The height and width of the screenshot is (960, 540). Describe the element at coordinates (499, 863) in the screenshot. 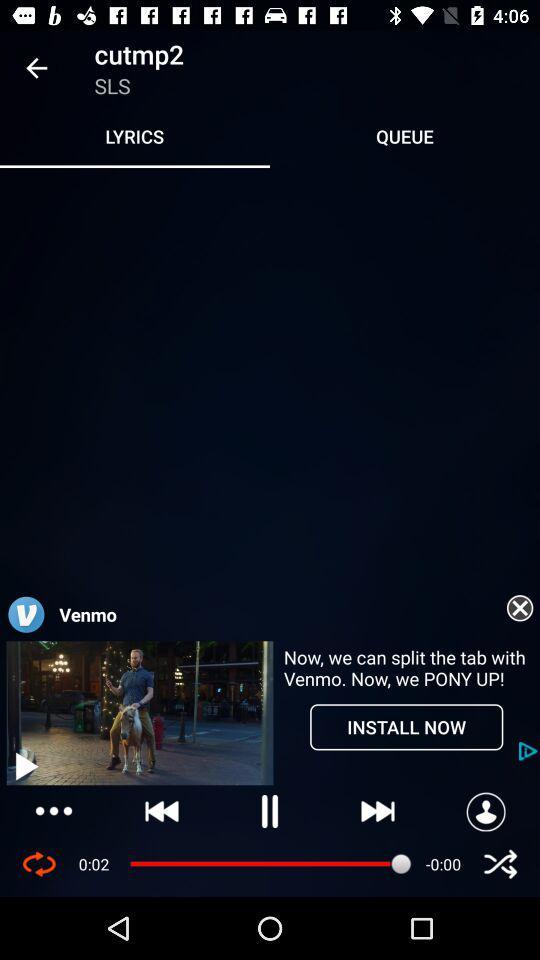

I see `the close icon` at that location.